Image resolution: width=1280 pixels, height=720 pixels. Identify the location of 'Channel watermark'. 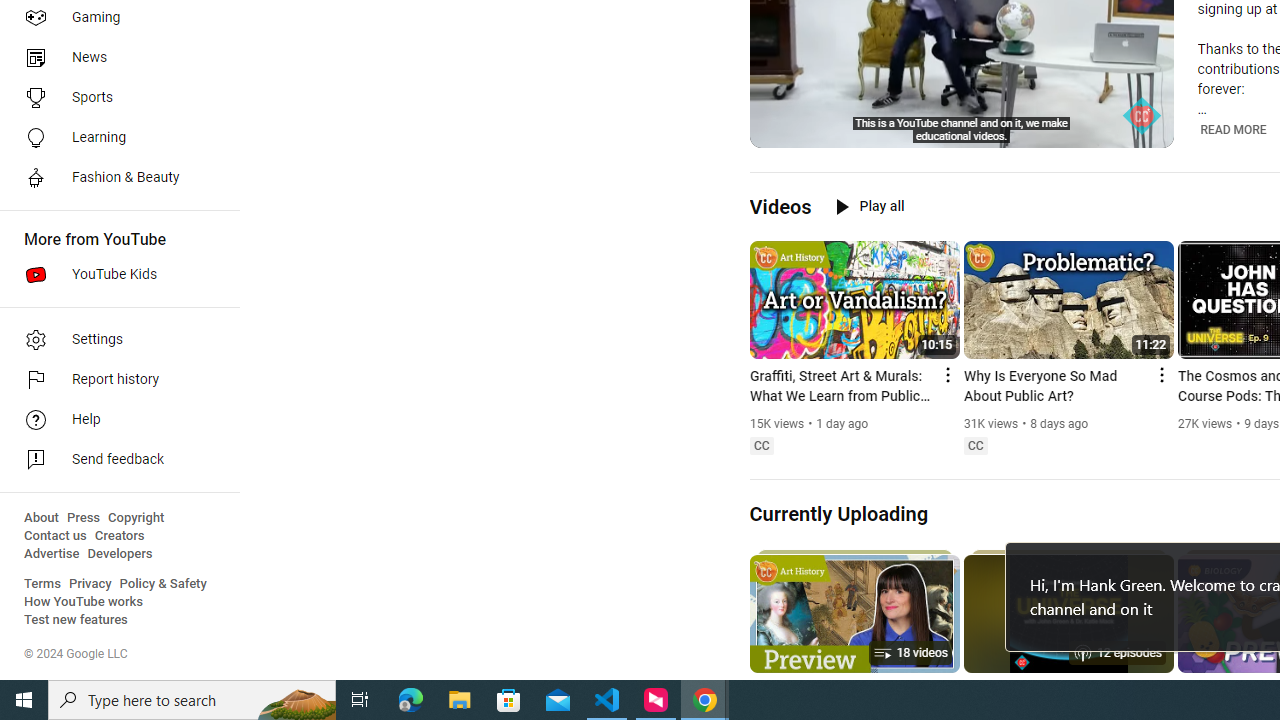
(1141, 115).